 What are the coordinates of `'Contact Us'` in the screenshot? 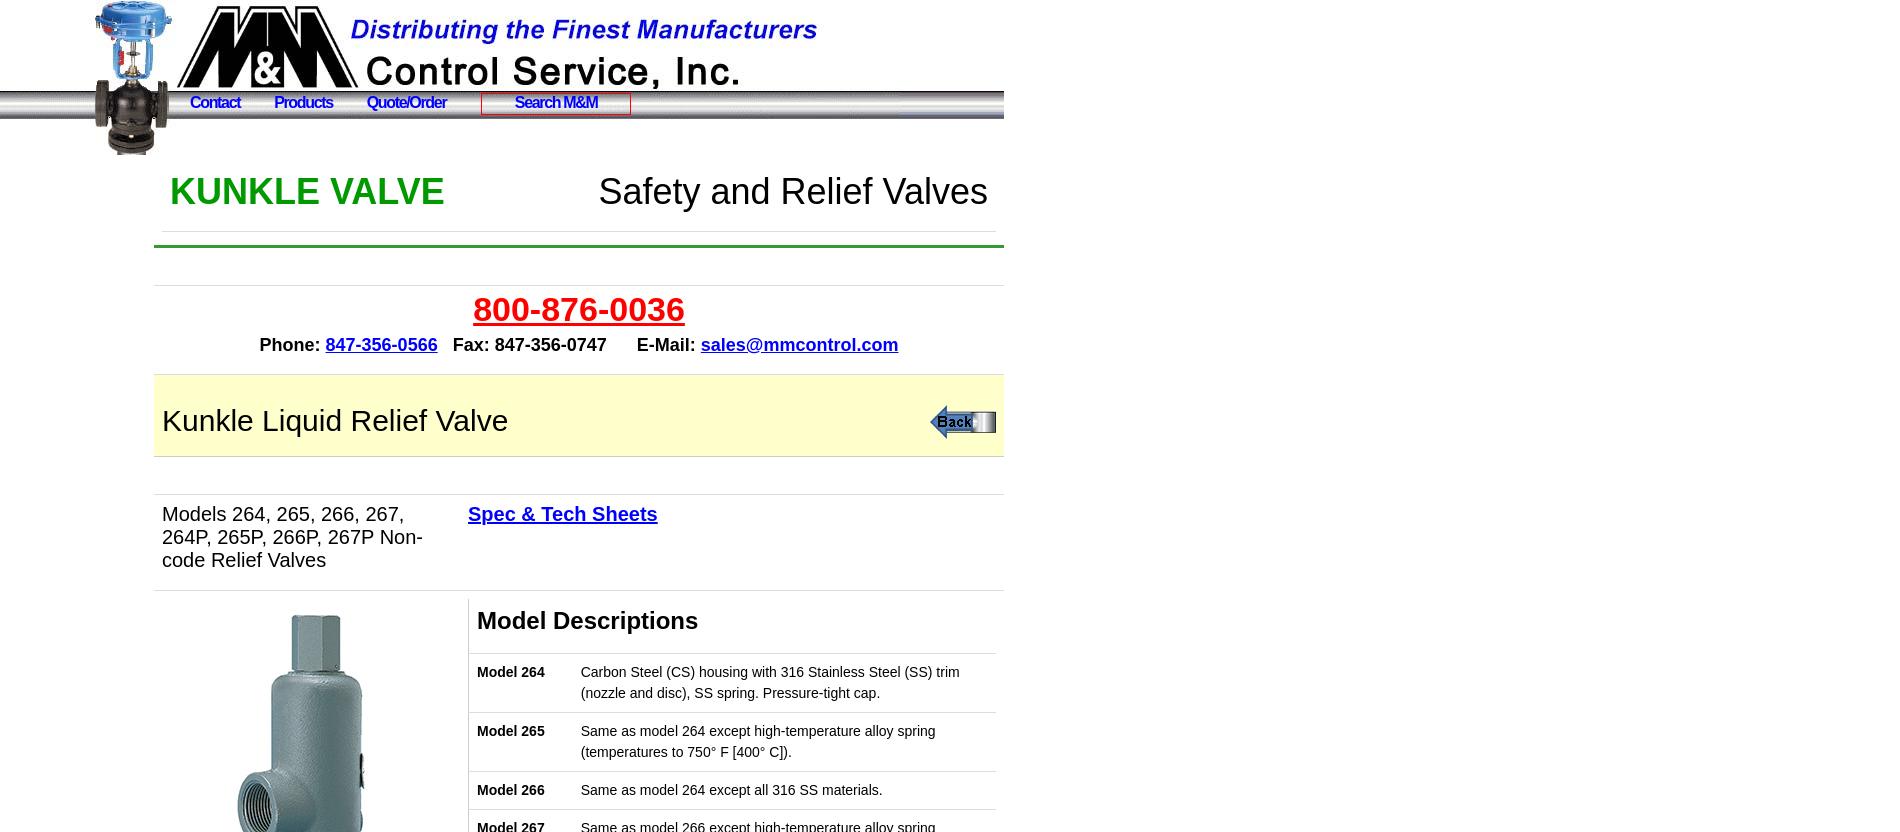 It's located at (52, 448).